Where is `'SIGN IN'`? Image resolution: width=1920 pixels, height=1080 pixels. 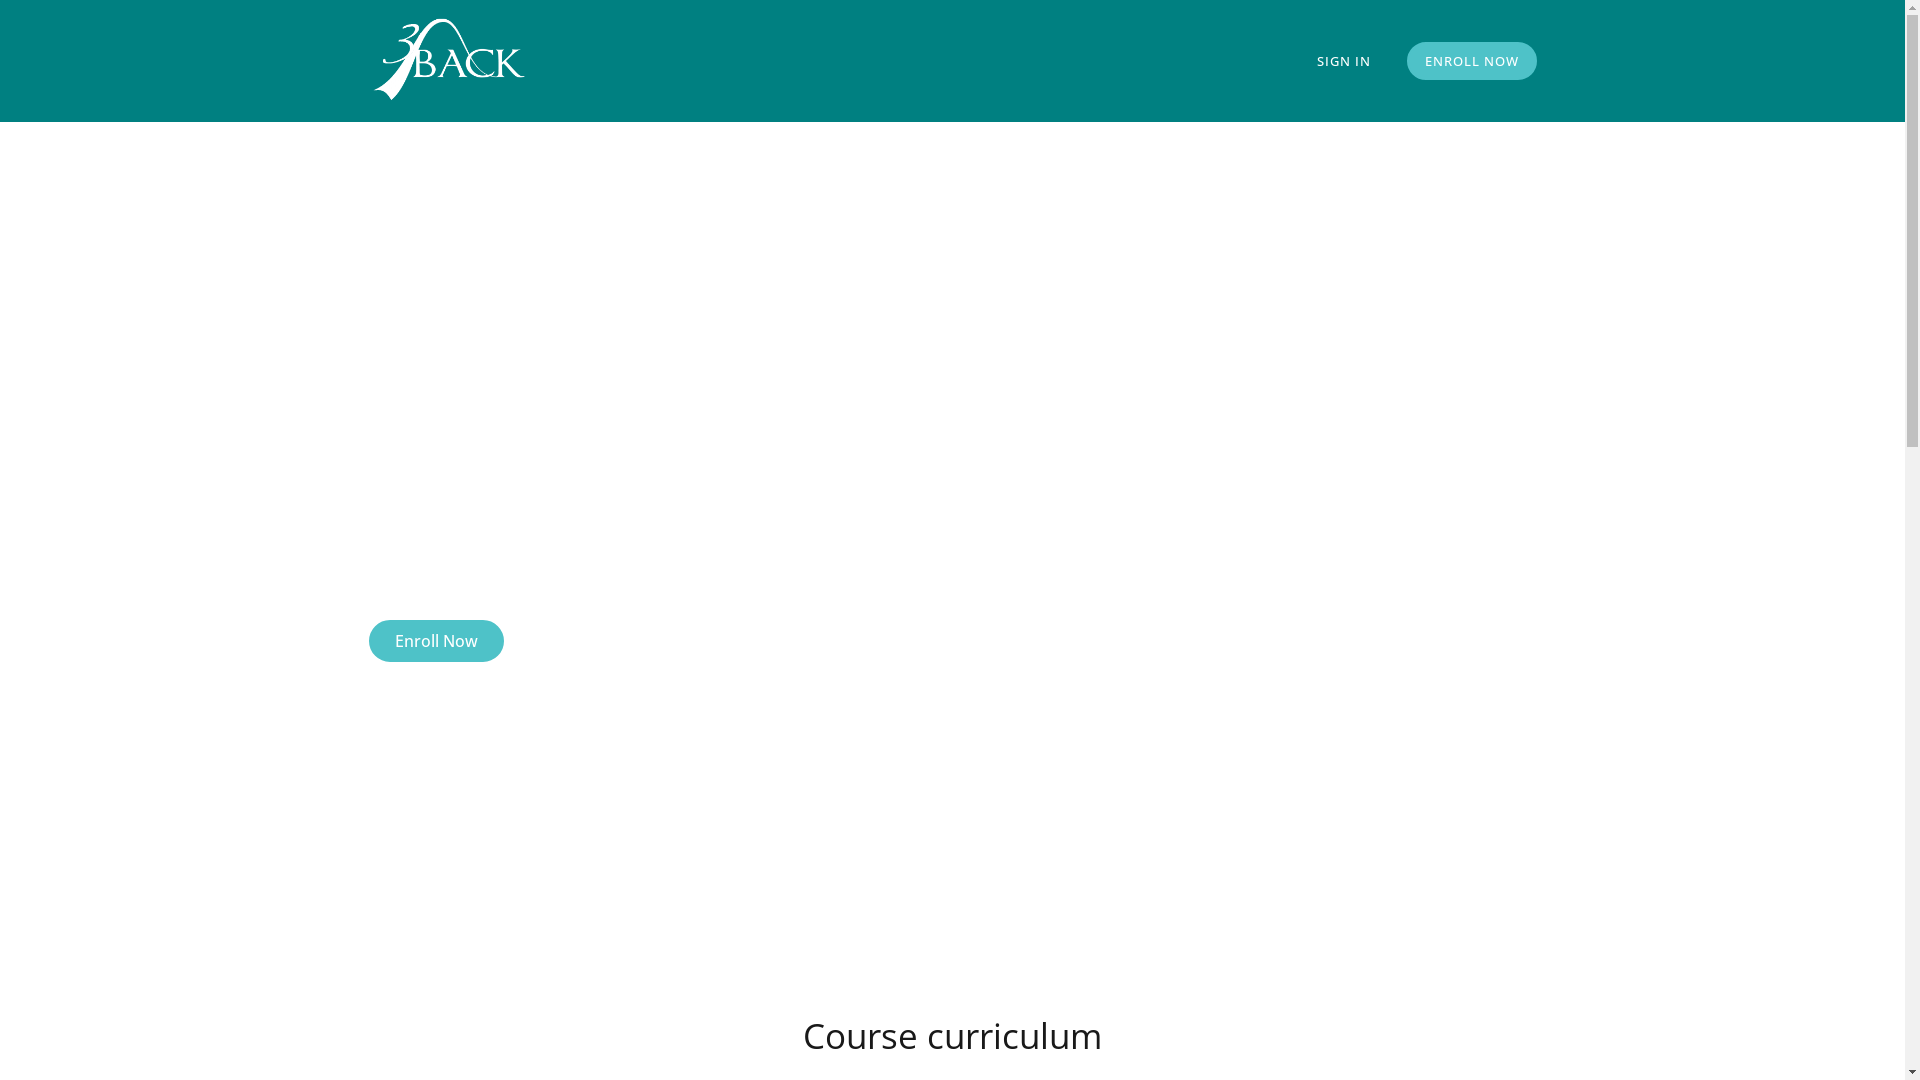 'SIGN IN' is located at coordinates (1343, 60).